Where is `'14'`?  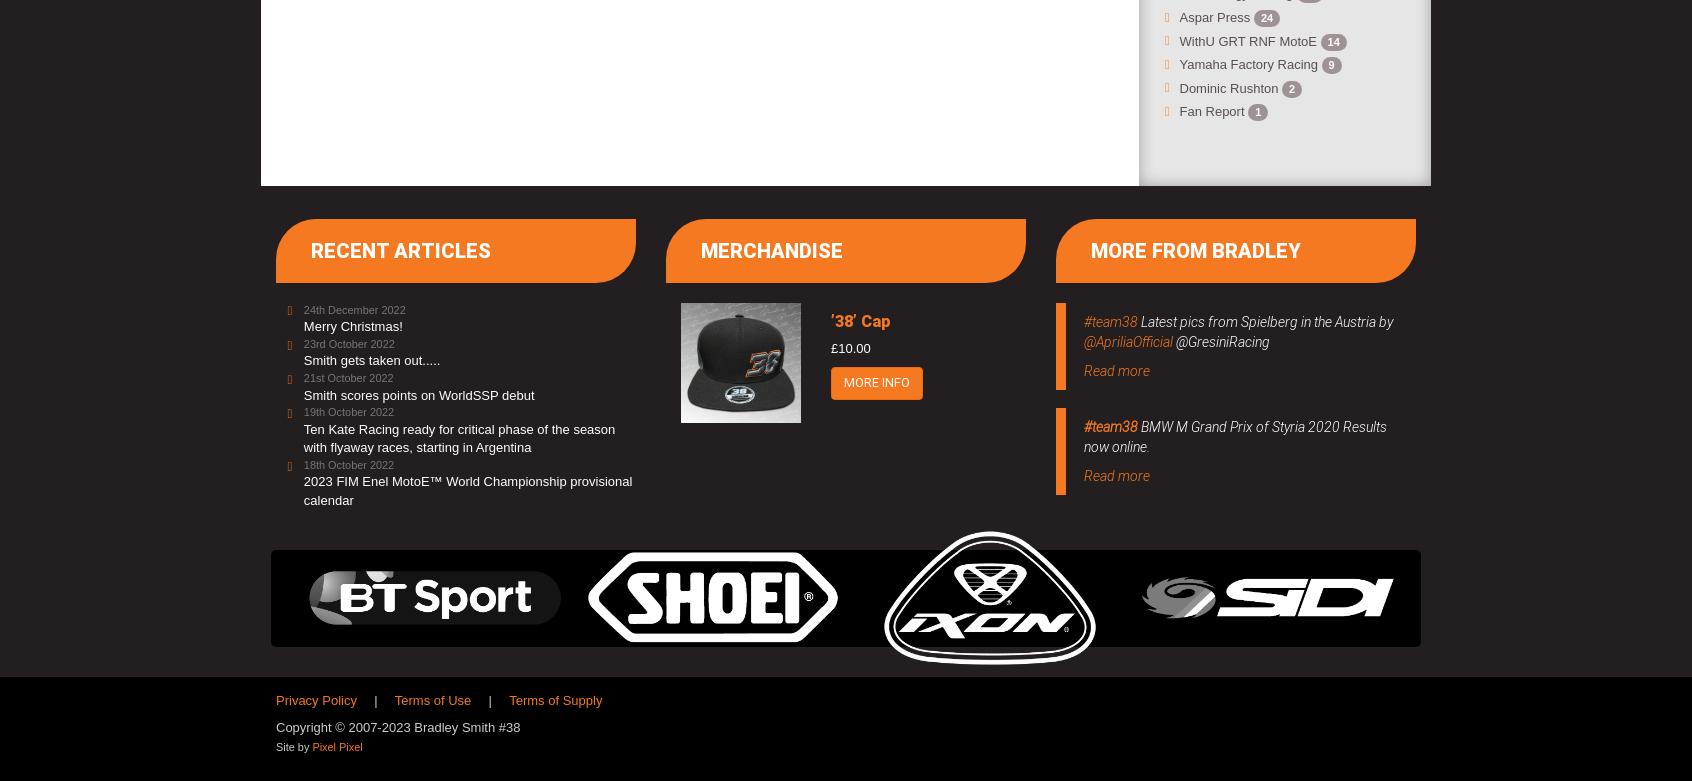
'14' is located at coordinates (1326, 41).